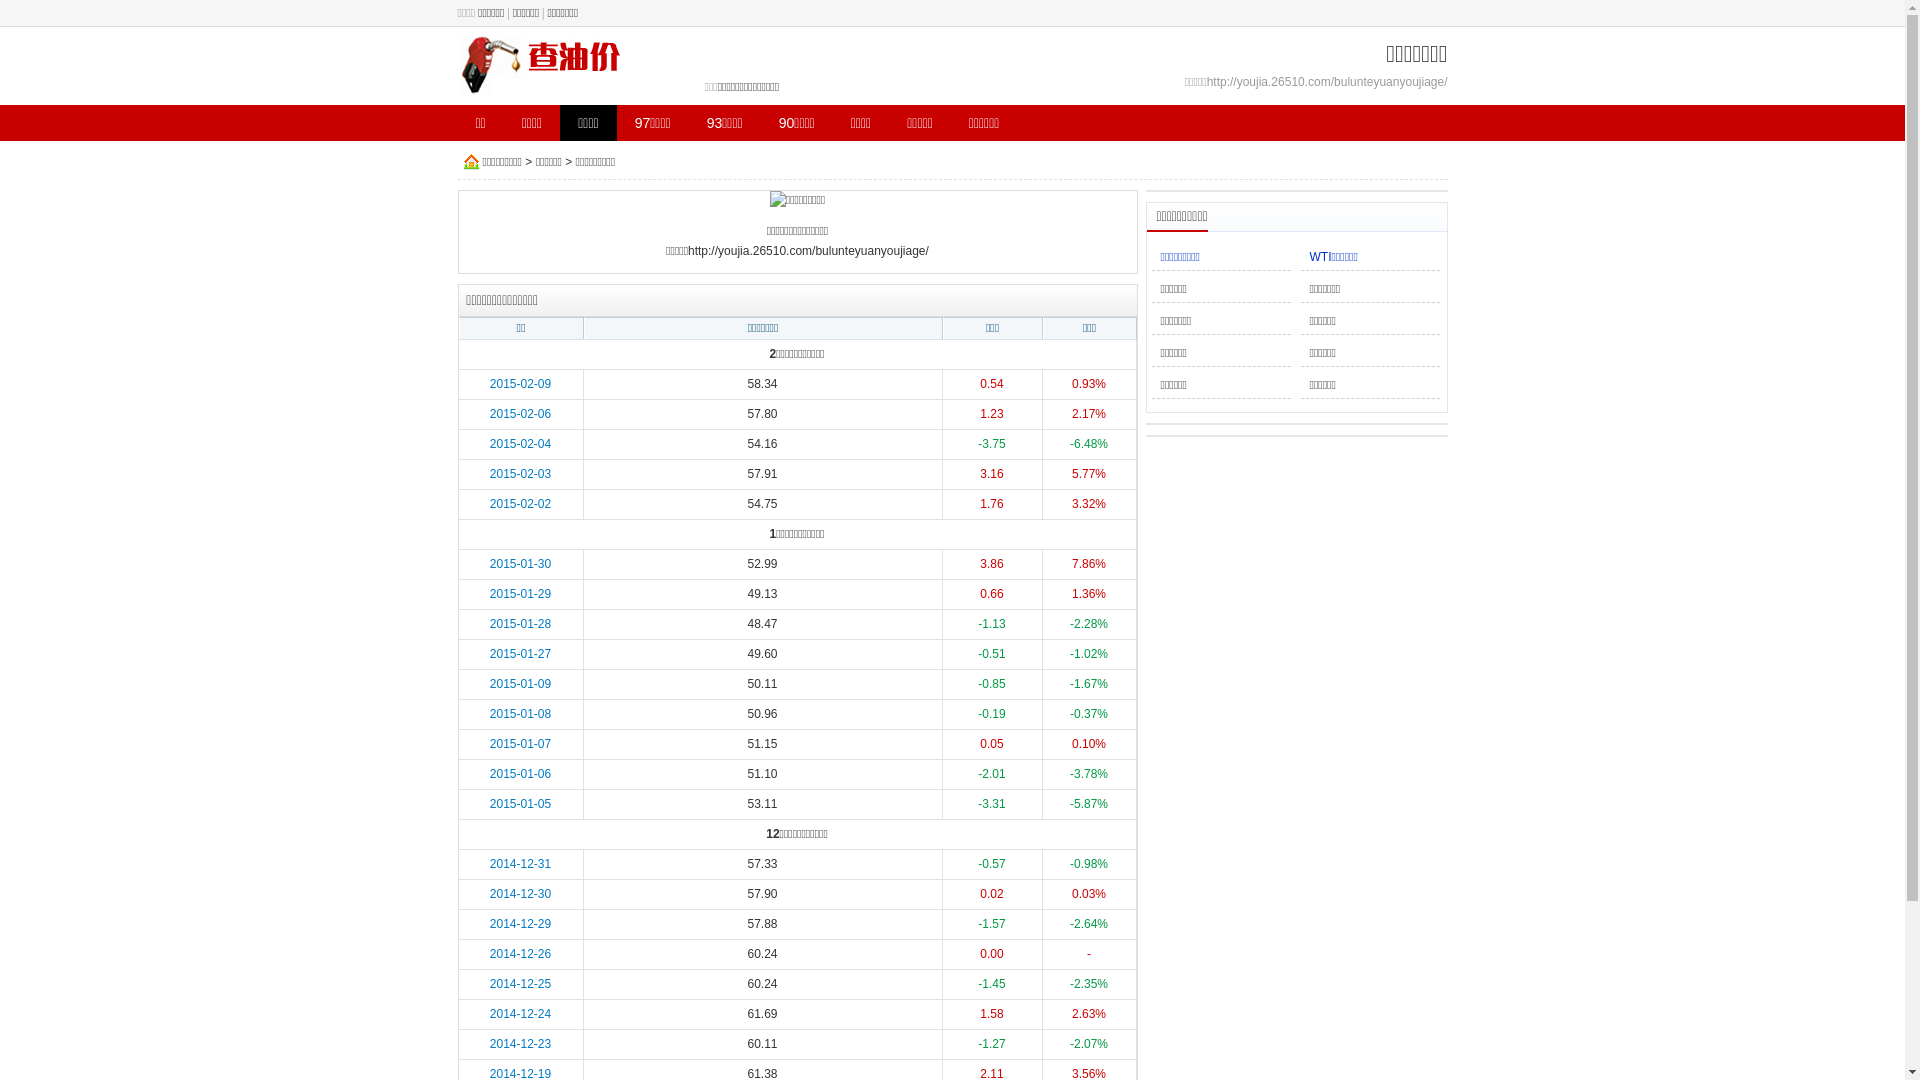  Describe the element at coordinates (520, 773) in the screenshot. I see `'2015-01-06'` at that location.